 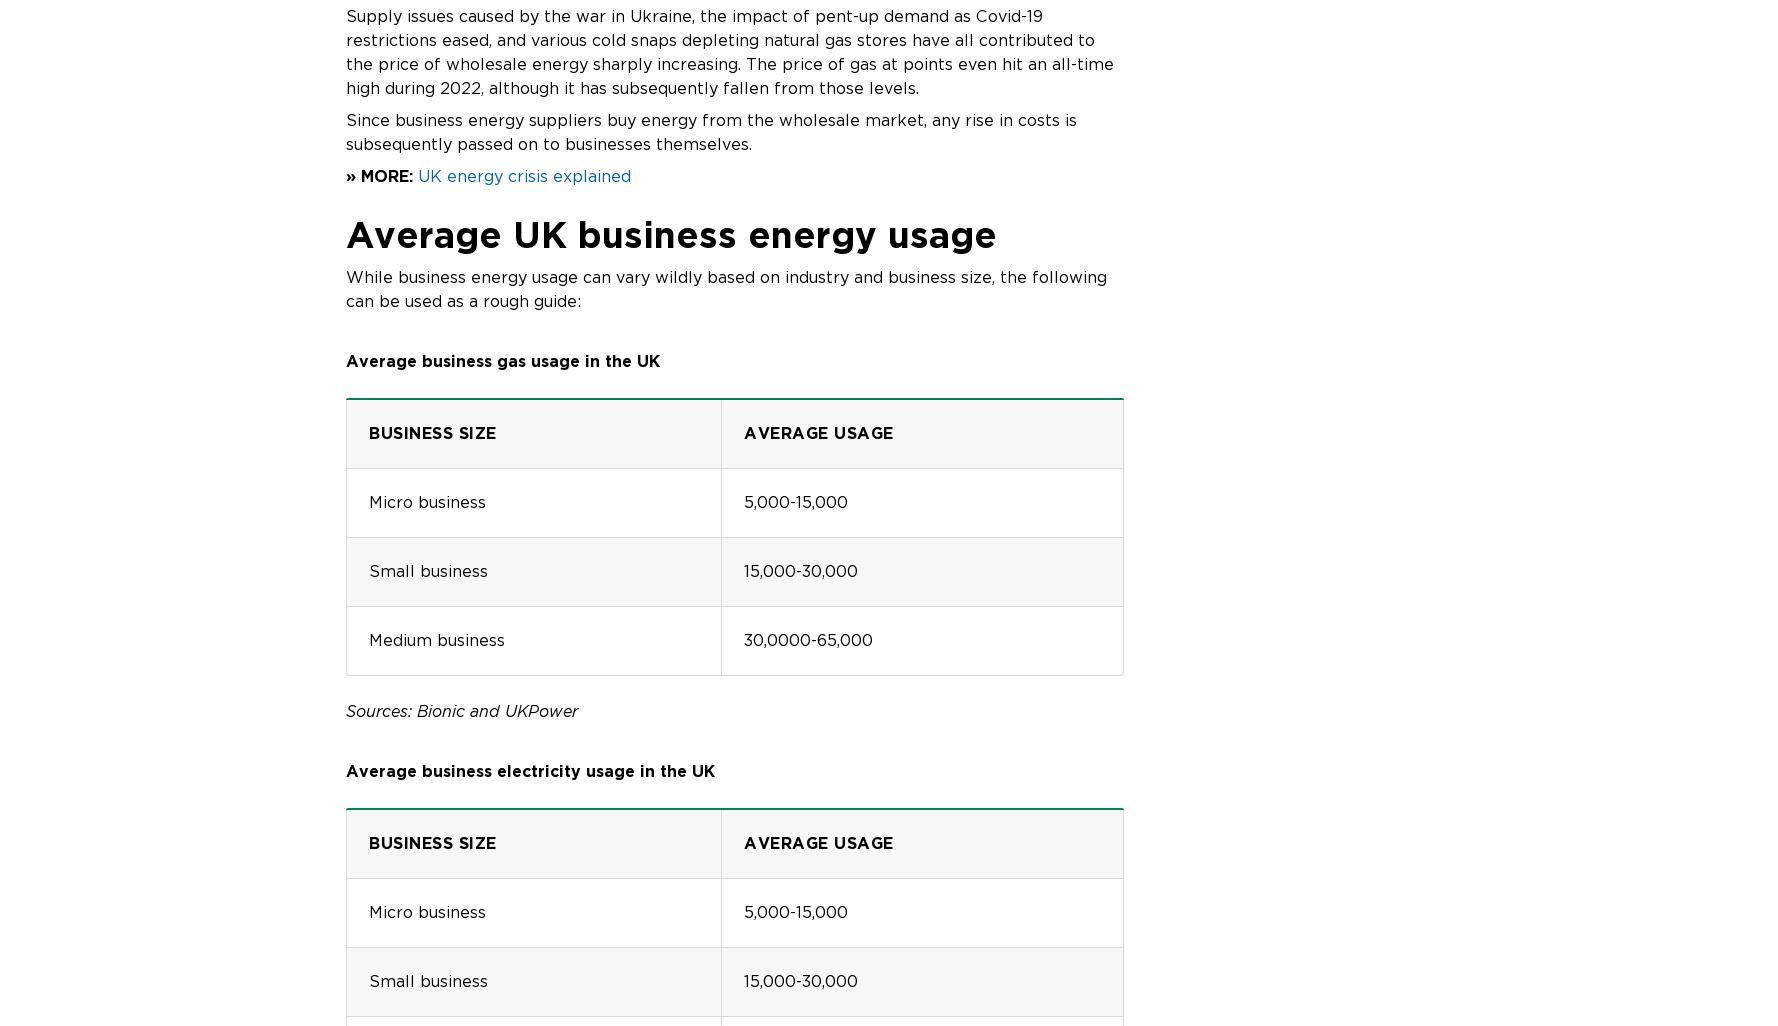 I want to click on 'Average business electricity usage in the UK', so click(x=530, y=770).